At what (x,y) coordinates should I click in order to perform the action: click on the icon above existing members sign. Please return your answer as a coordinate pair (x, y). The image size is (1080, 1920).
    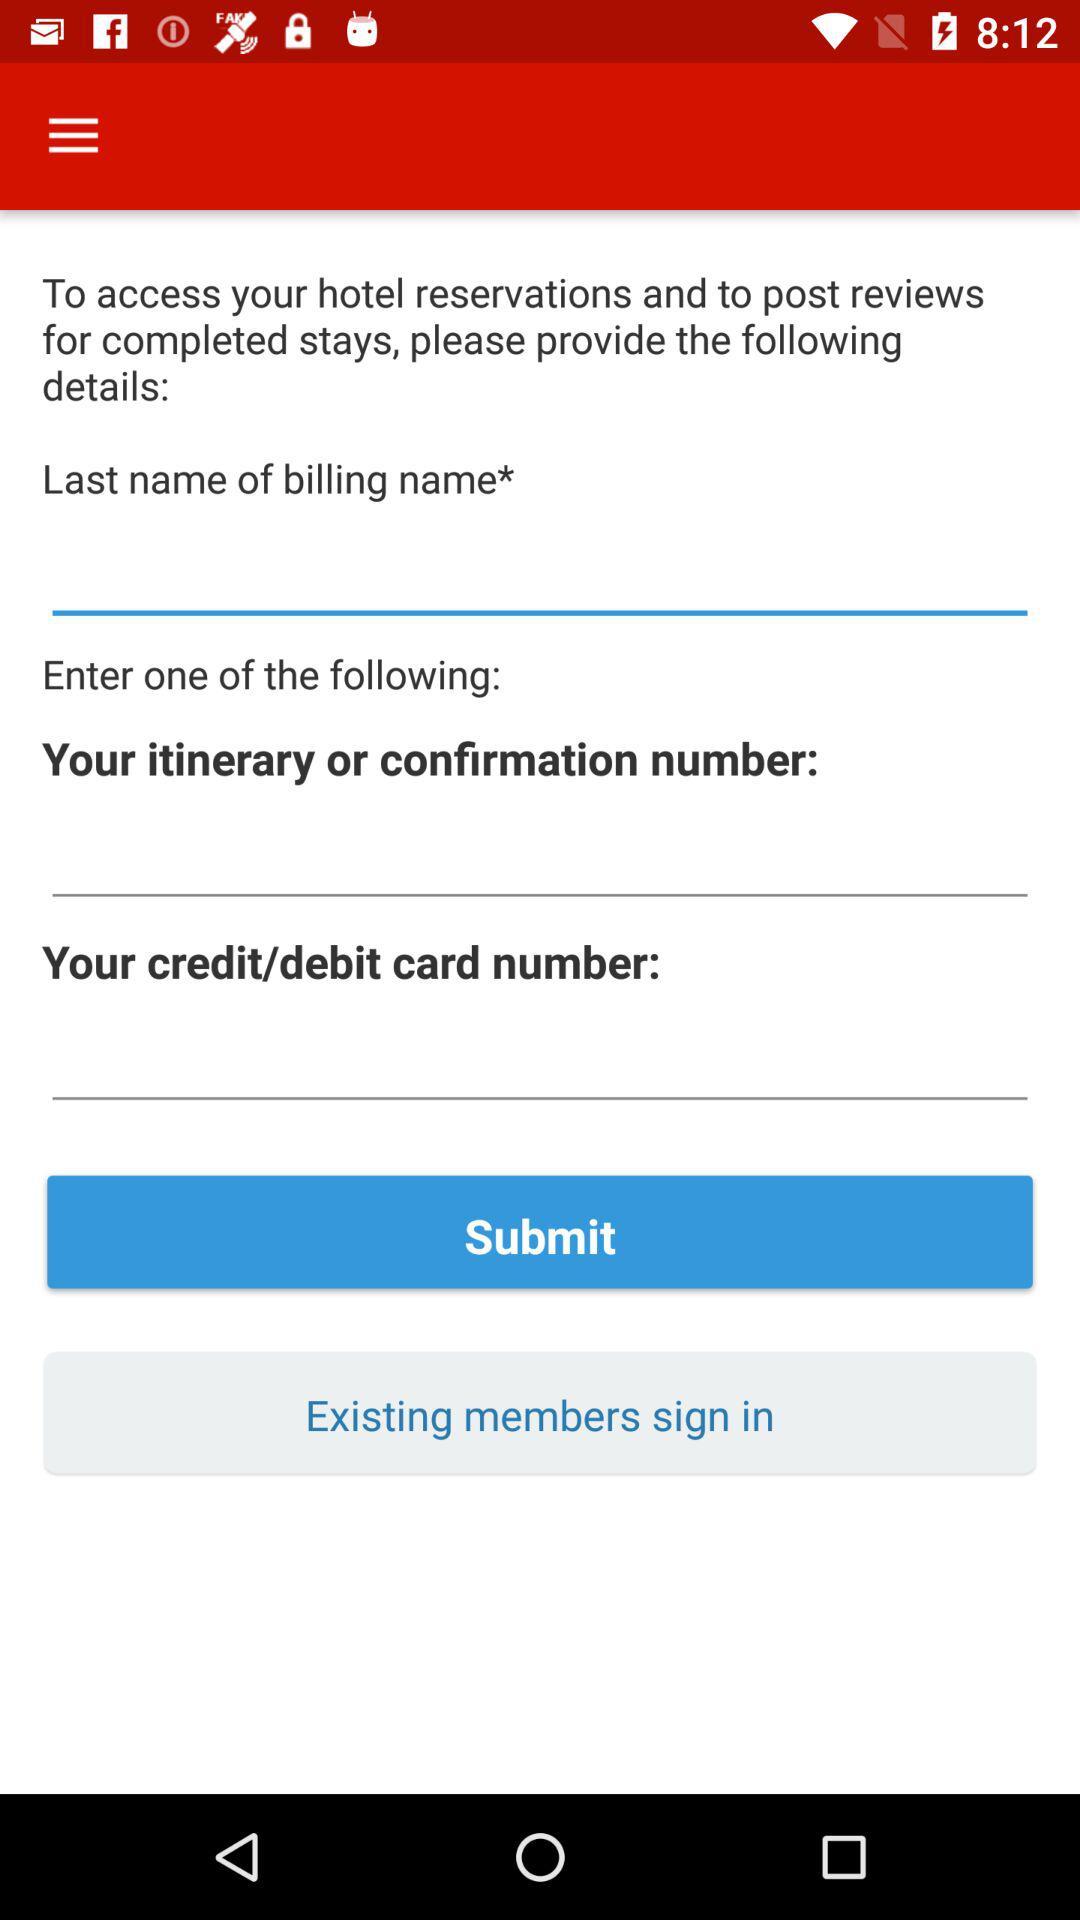
    Looking at the image, I should click on (540, 1234).